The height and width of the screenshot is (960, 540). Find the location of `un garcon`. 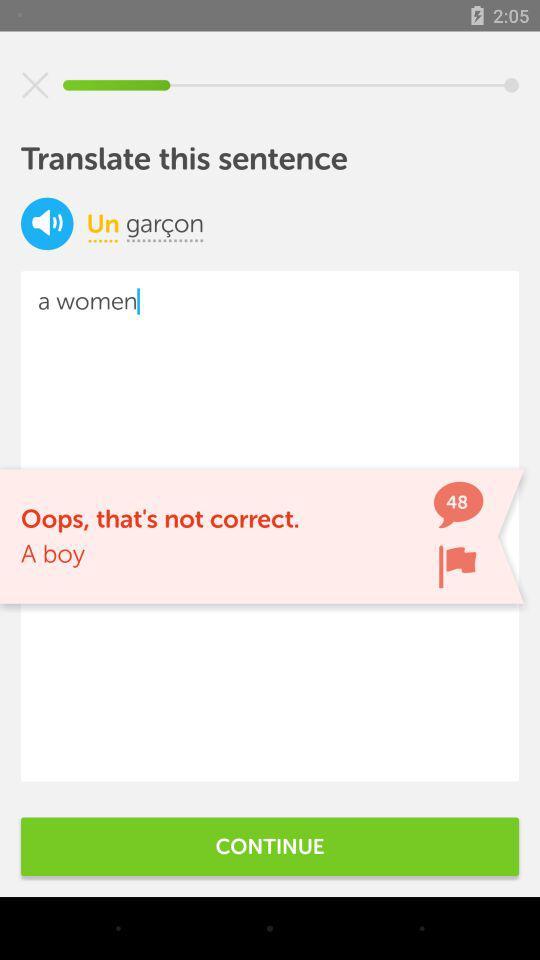

un garcon is located at coordinates (47, 223).